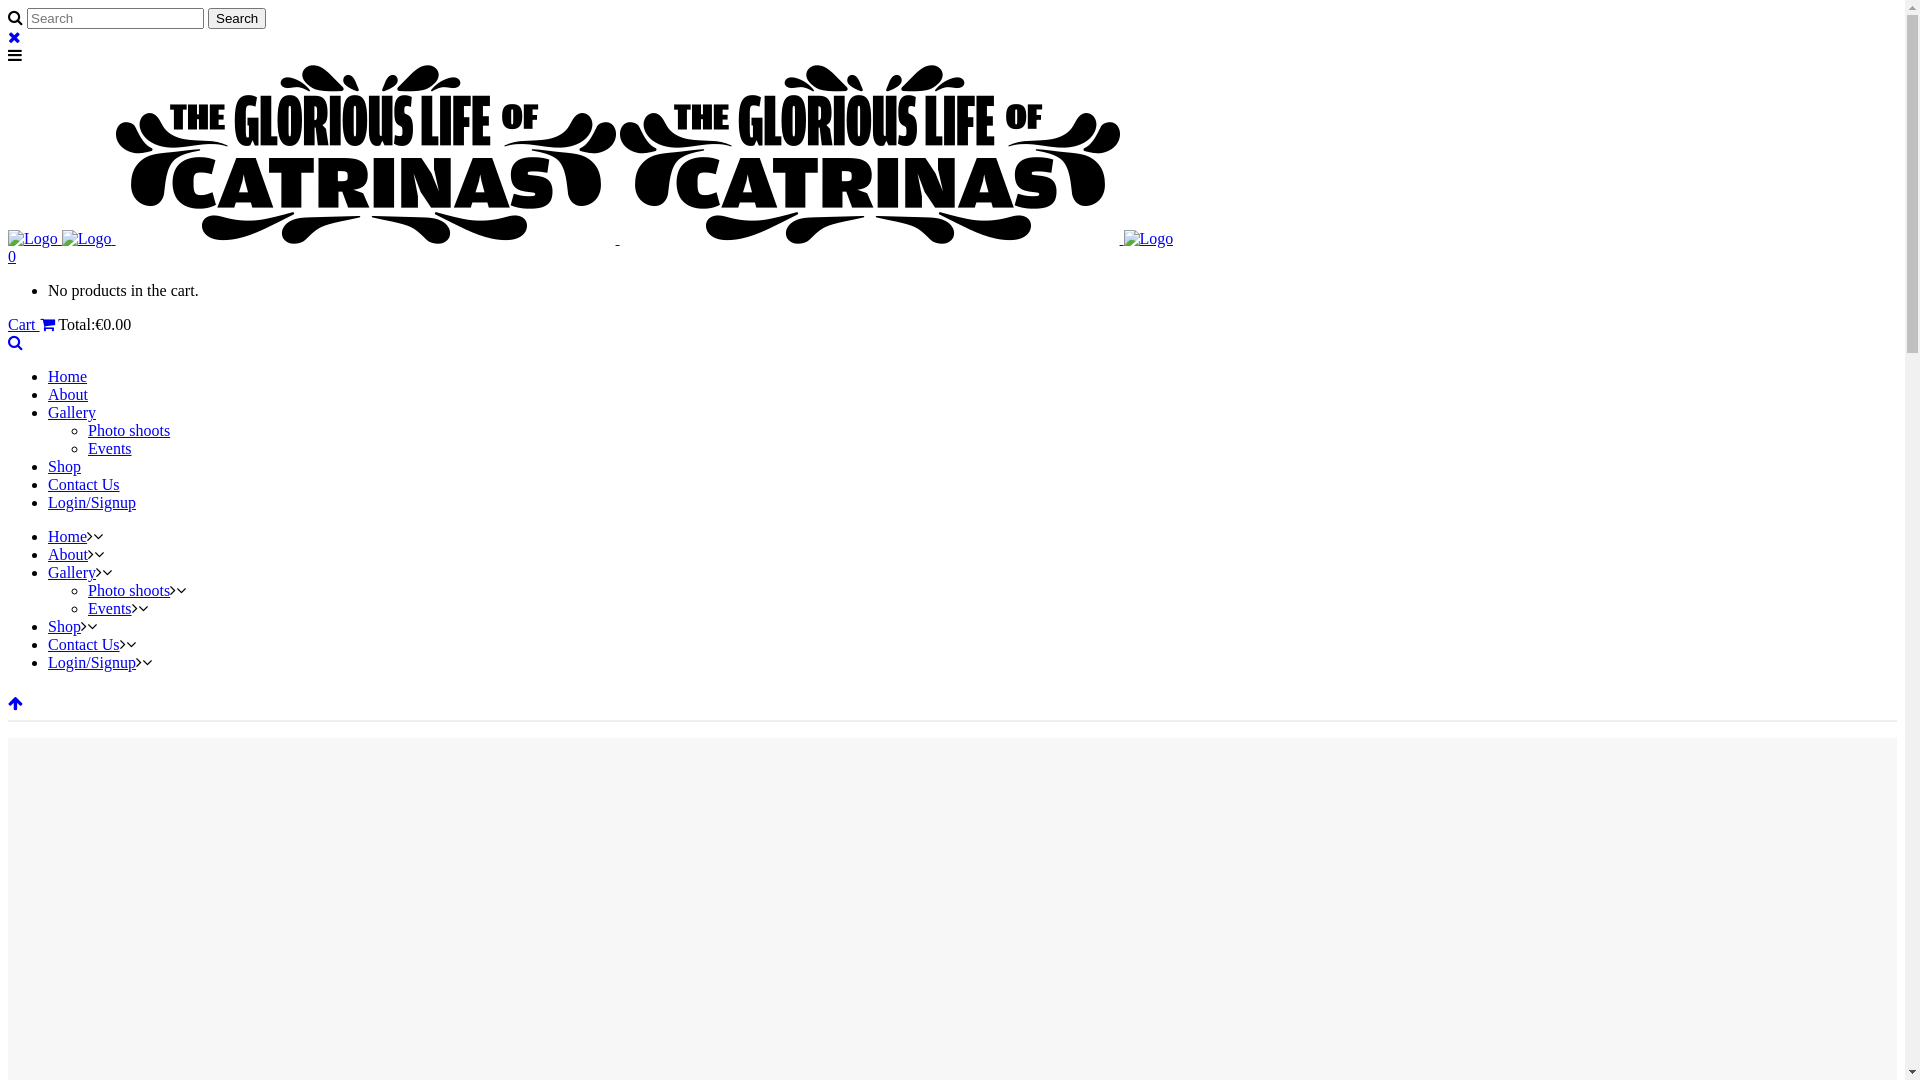  Describe the element at coordinates (12, 255) in the screenshot. I see `'0'` at that location.